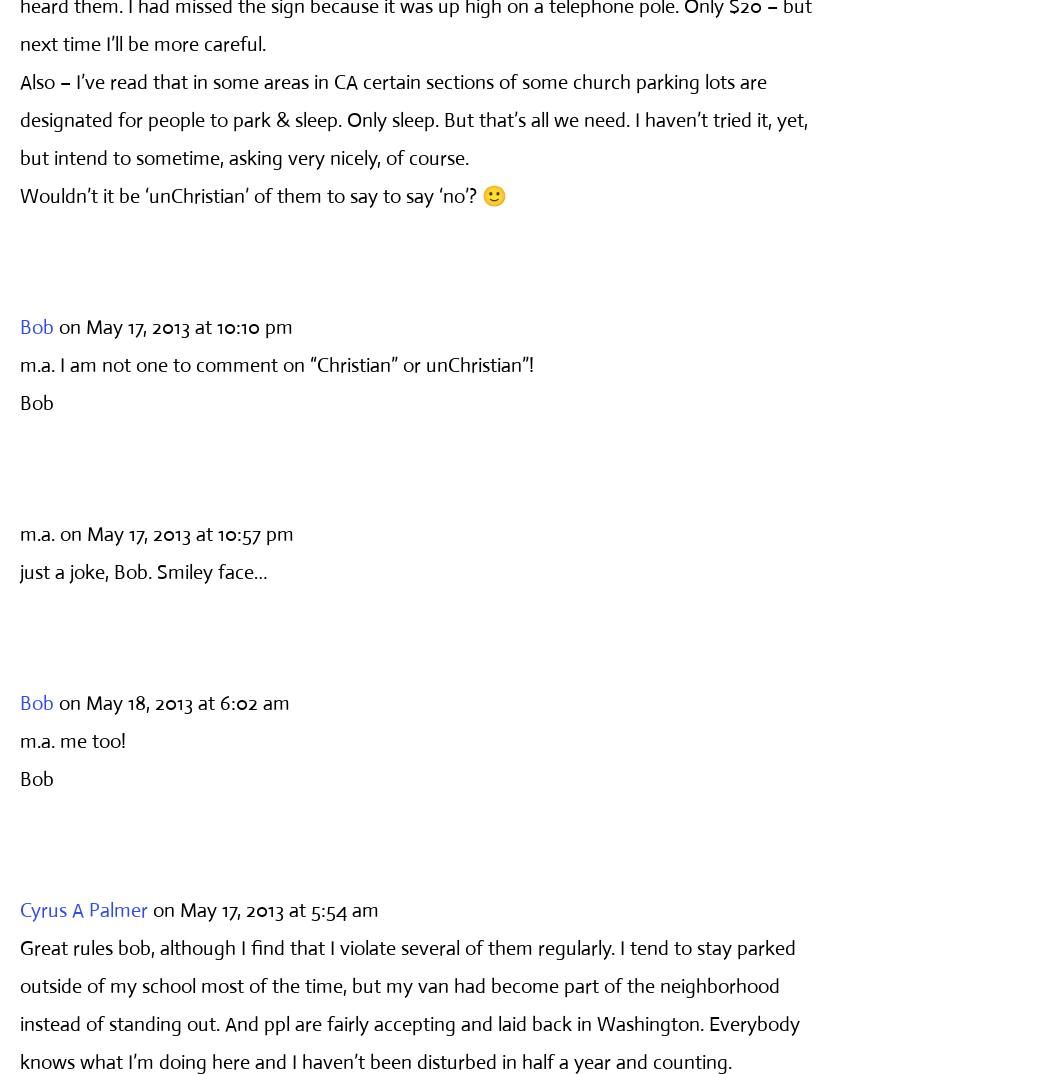 The image size is (1050, 1074). Describe the element at coordinates (177, 533) in the screenshot. I see `'on May 17, 2013 at 10:57 pm'` at that location.